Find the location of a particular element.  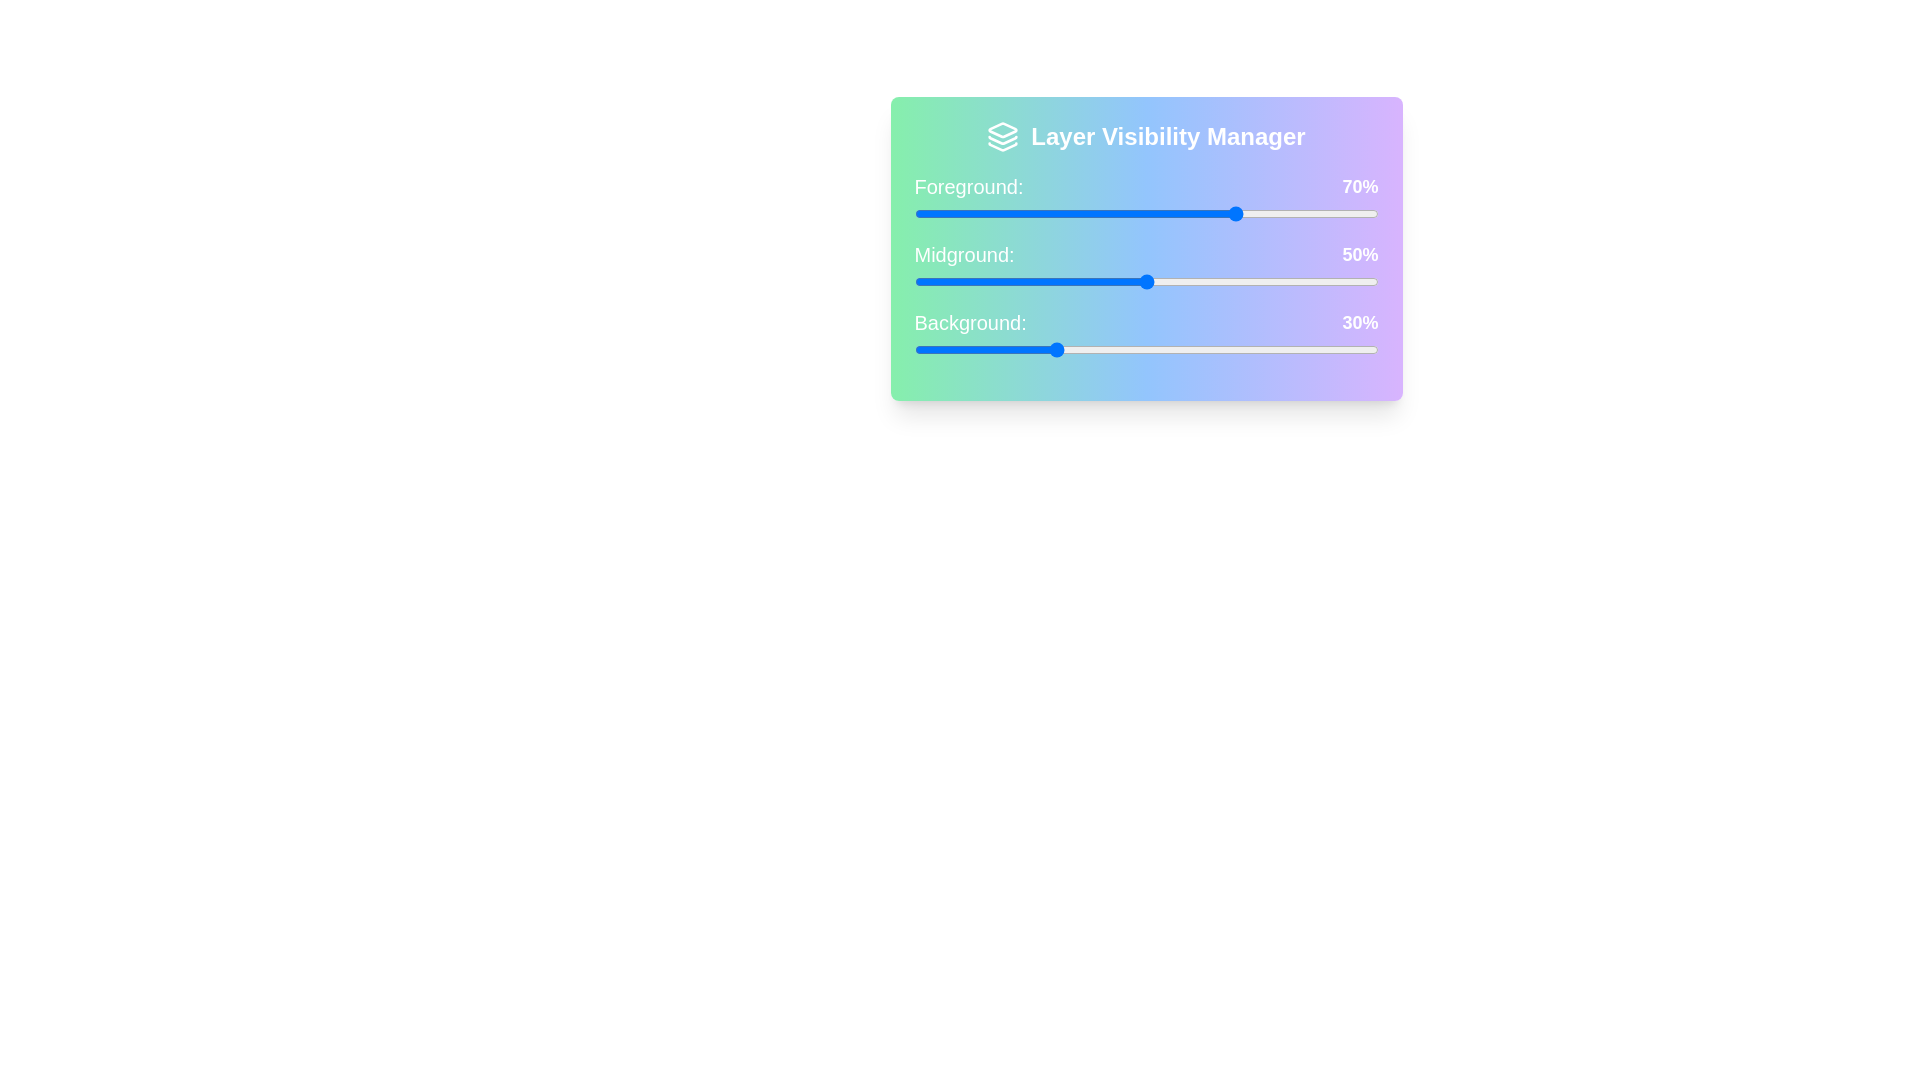

the Midground slider to 79% is located at coordinates (1281, 281).